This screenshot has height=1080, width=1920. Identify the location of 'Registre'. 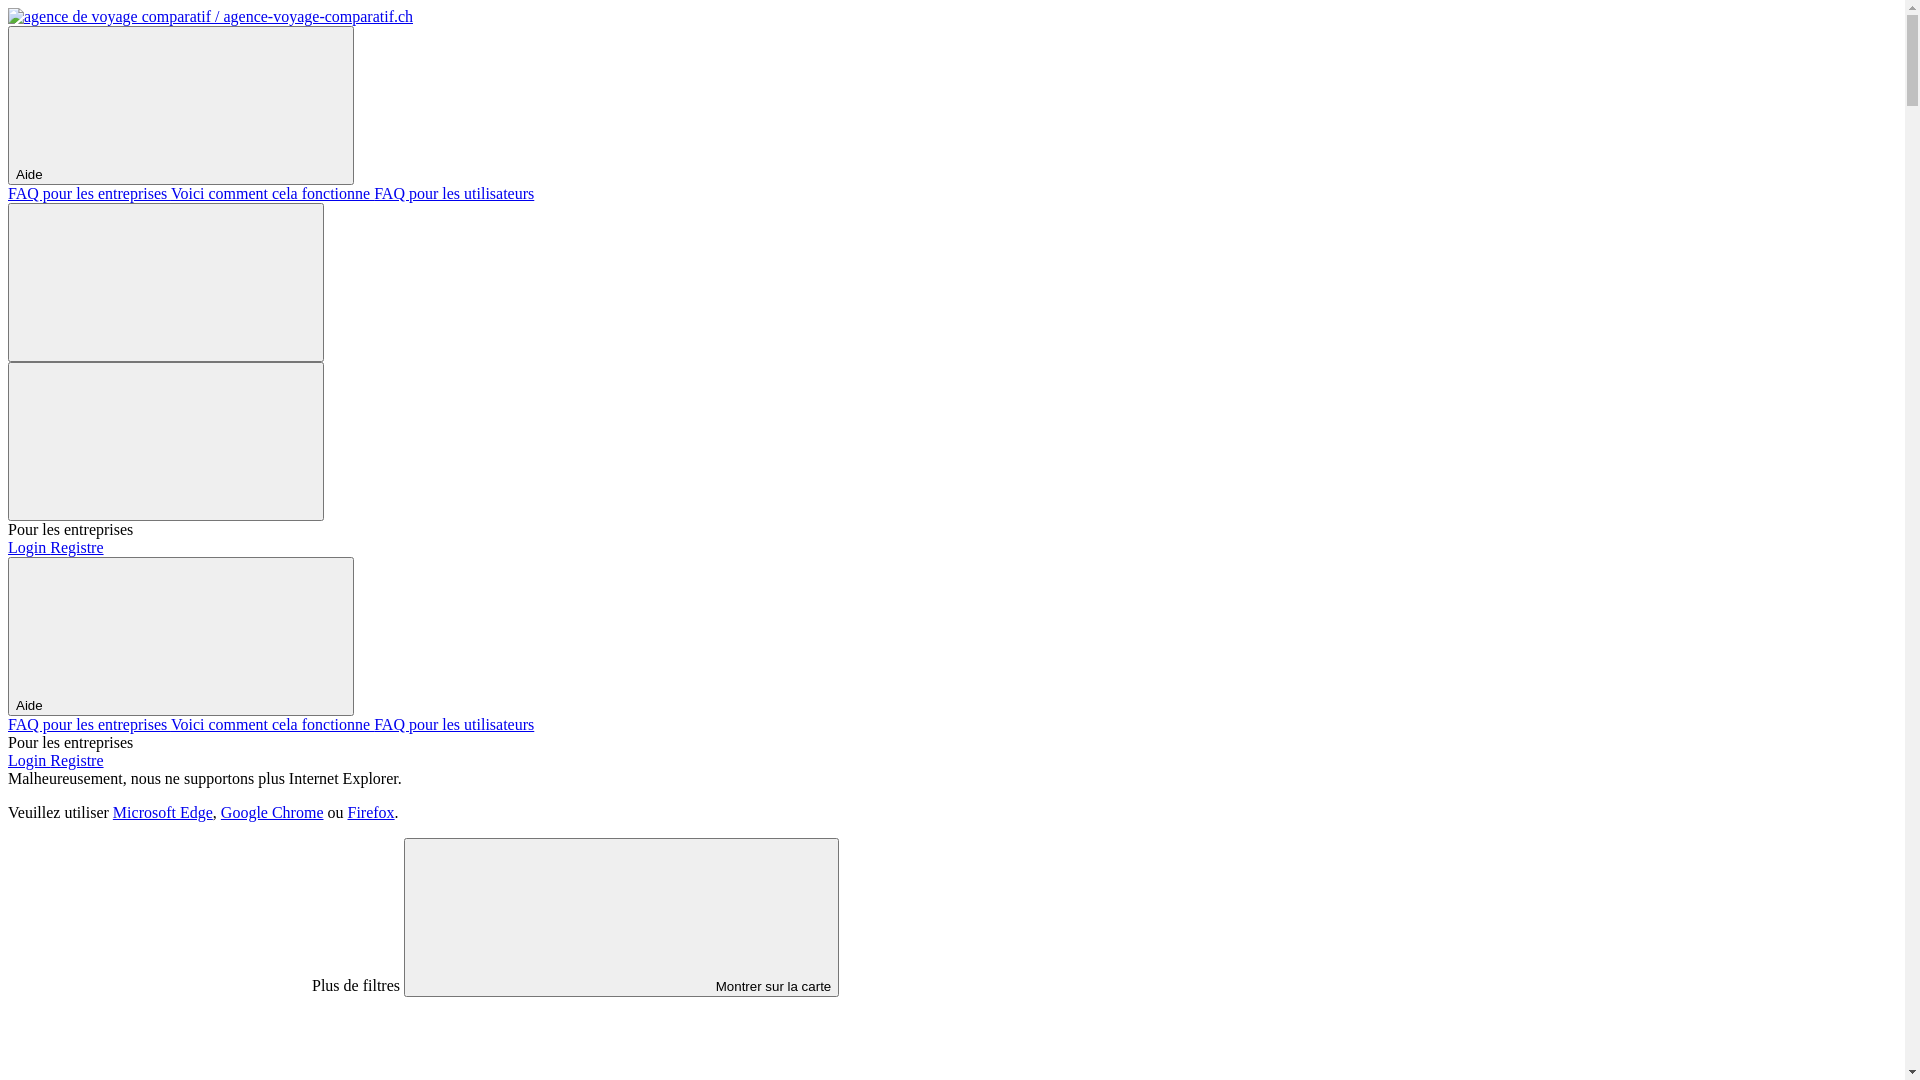
(76, 760).